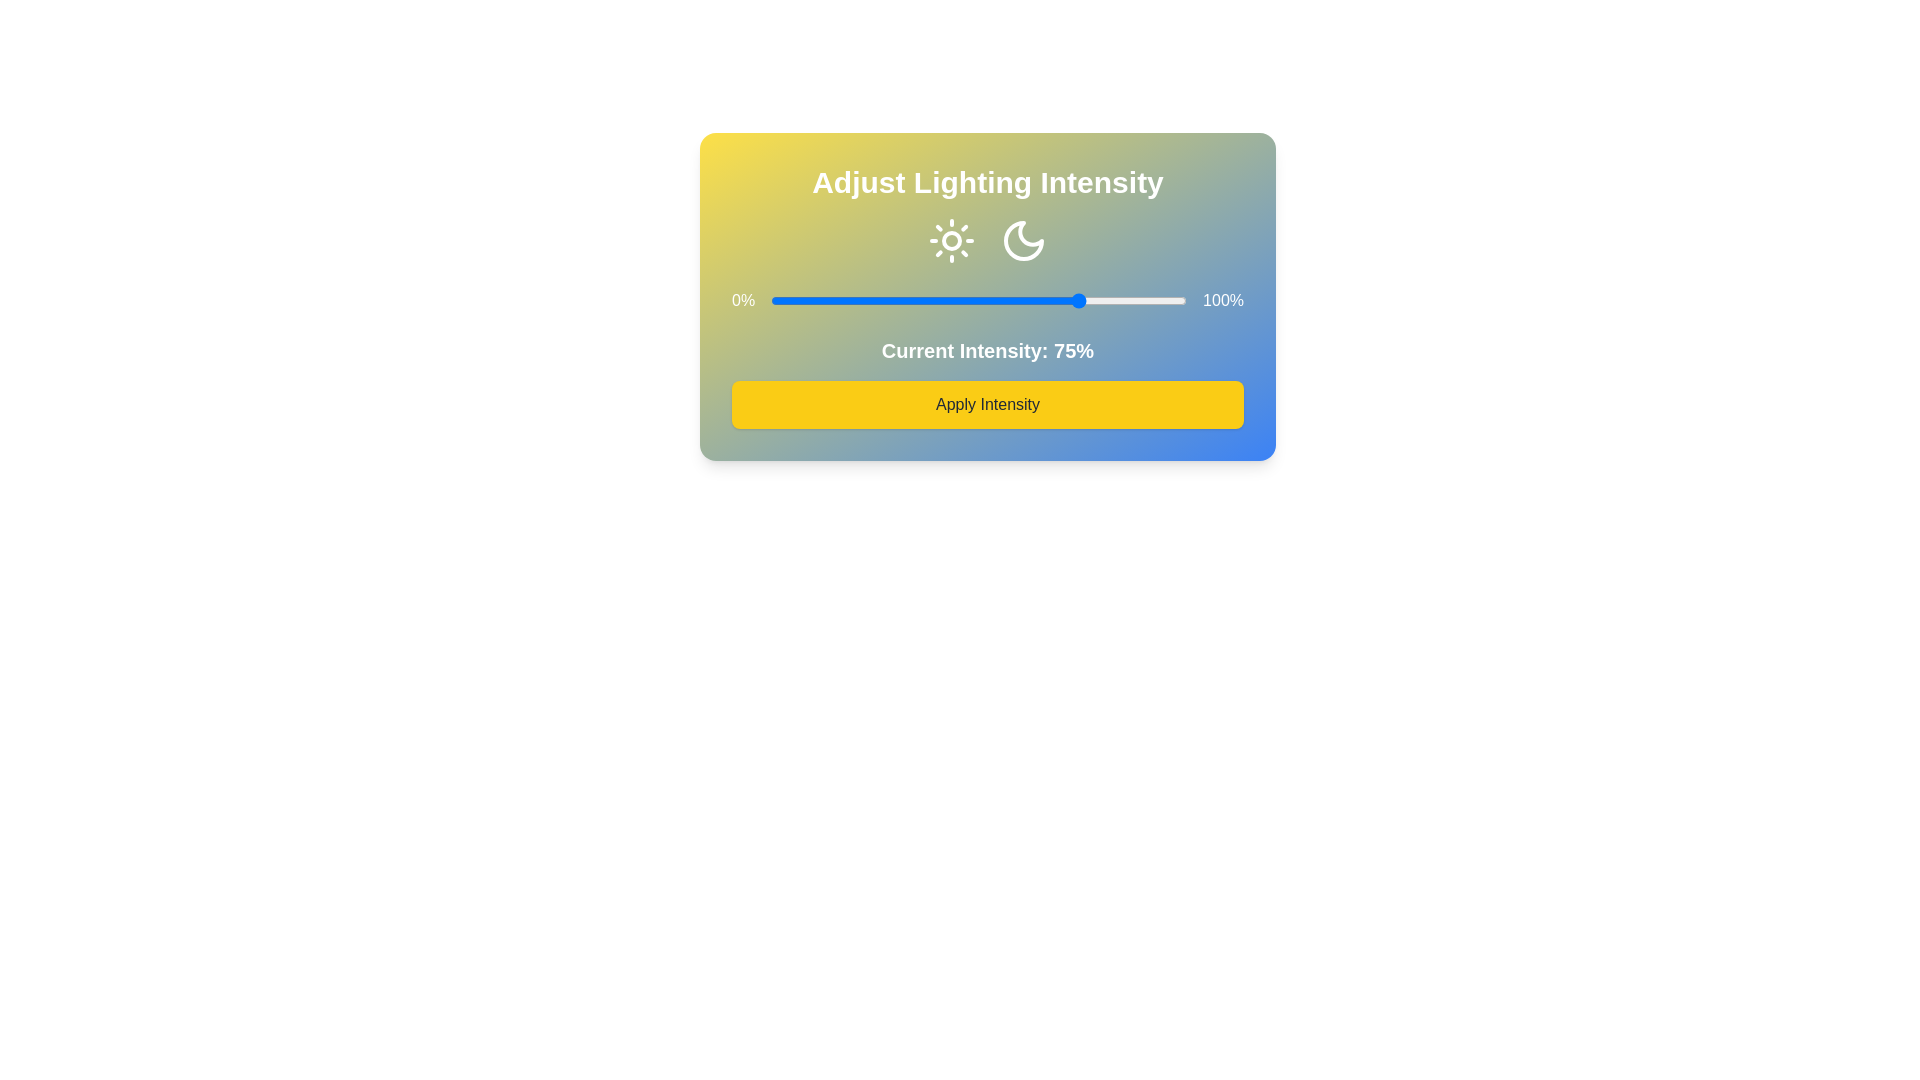 The height and width of the screenshot is (1080, 1920). What do you see at coordinates (1166, 300) in the screenshot?
I see `the light intensity to 95% by moving the slider` at bounding box center [1166, 300].